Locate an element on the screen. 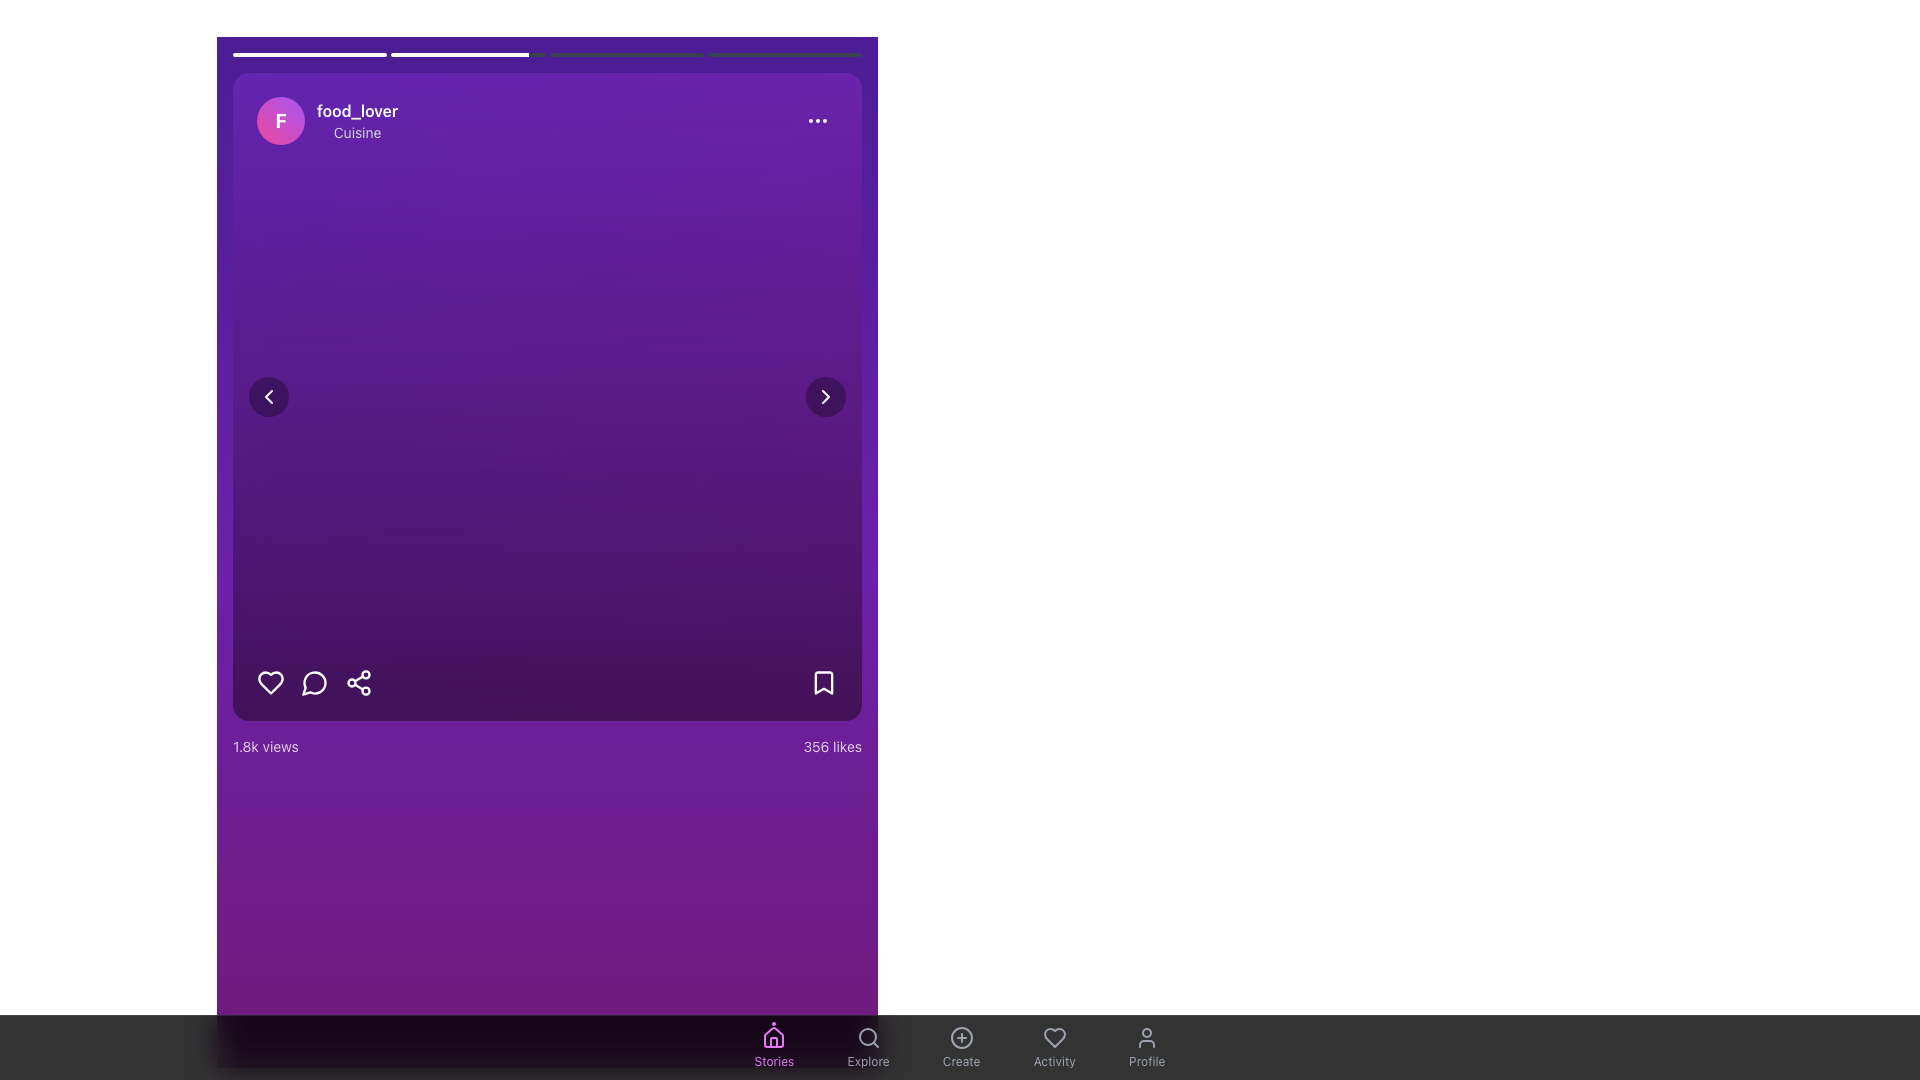 The width and height of the screenshot is (1920, 1080). the 'Like' icon located in the lower-left corner of the card-like section is located at coordinates (1053, 1036).